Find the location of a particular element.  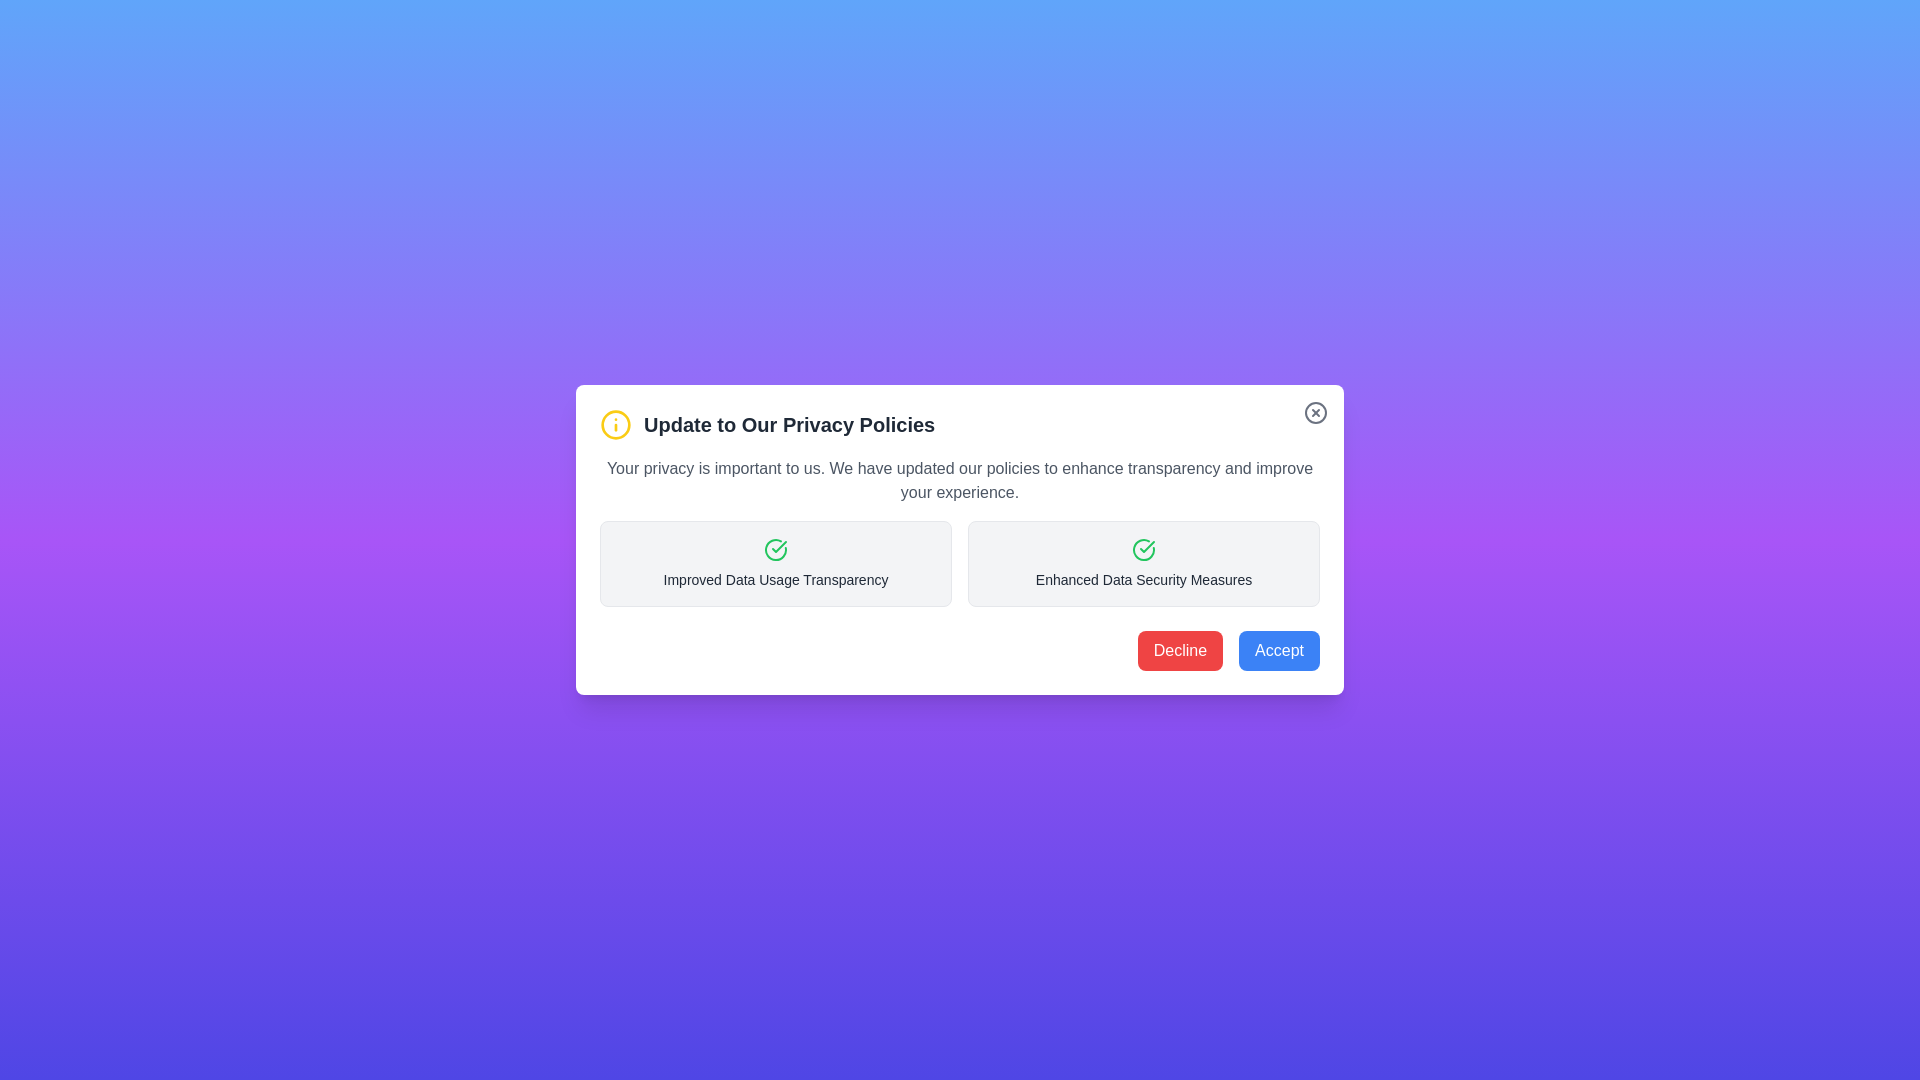

the 'Accept' button to acknowledge the information is located at coordinates (1277, 651).